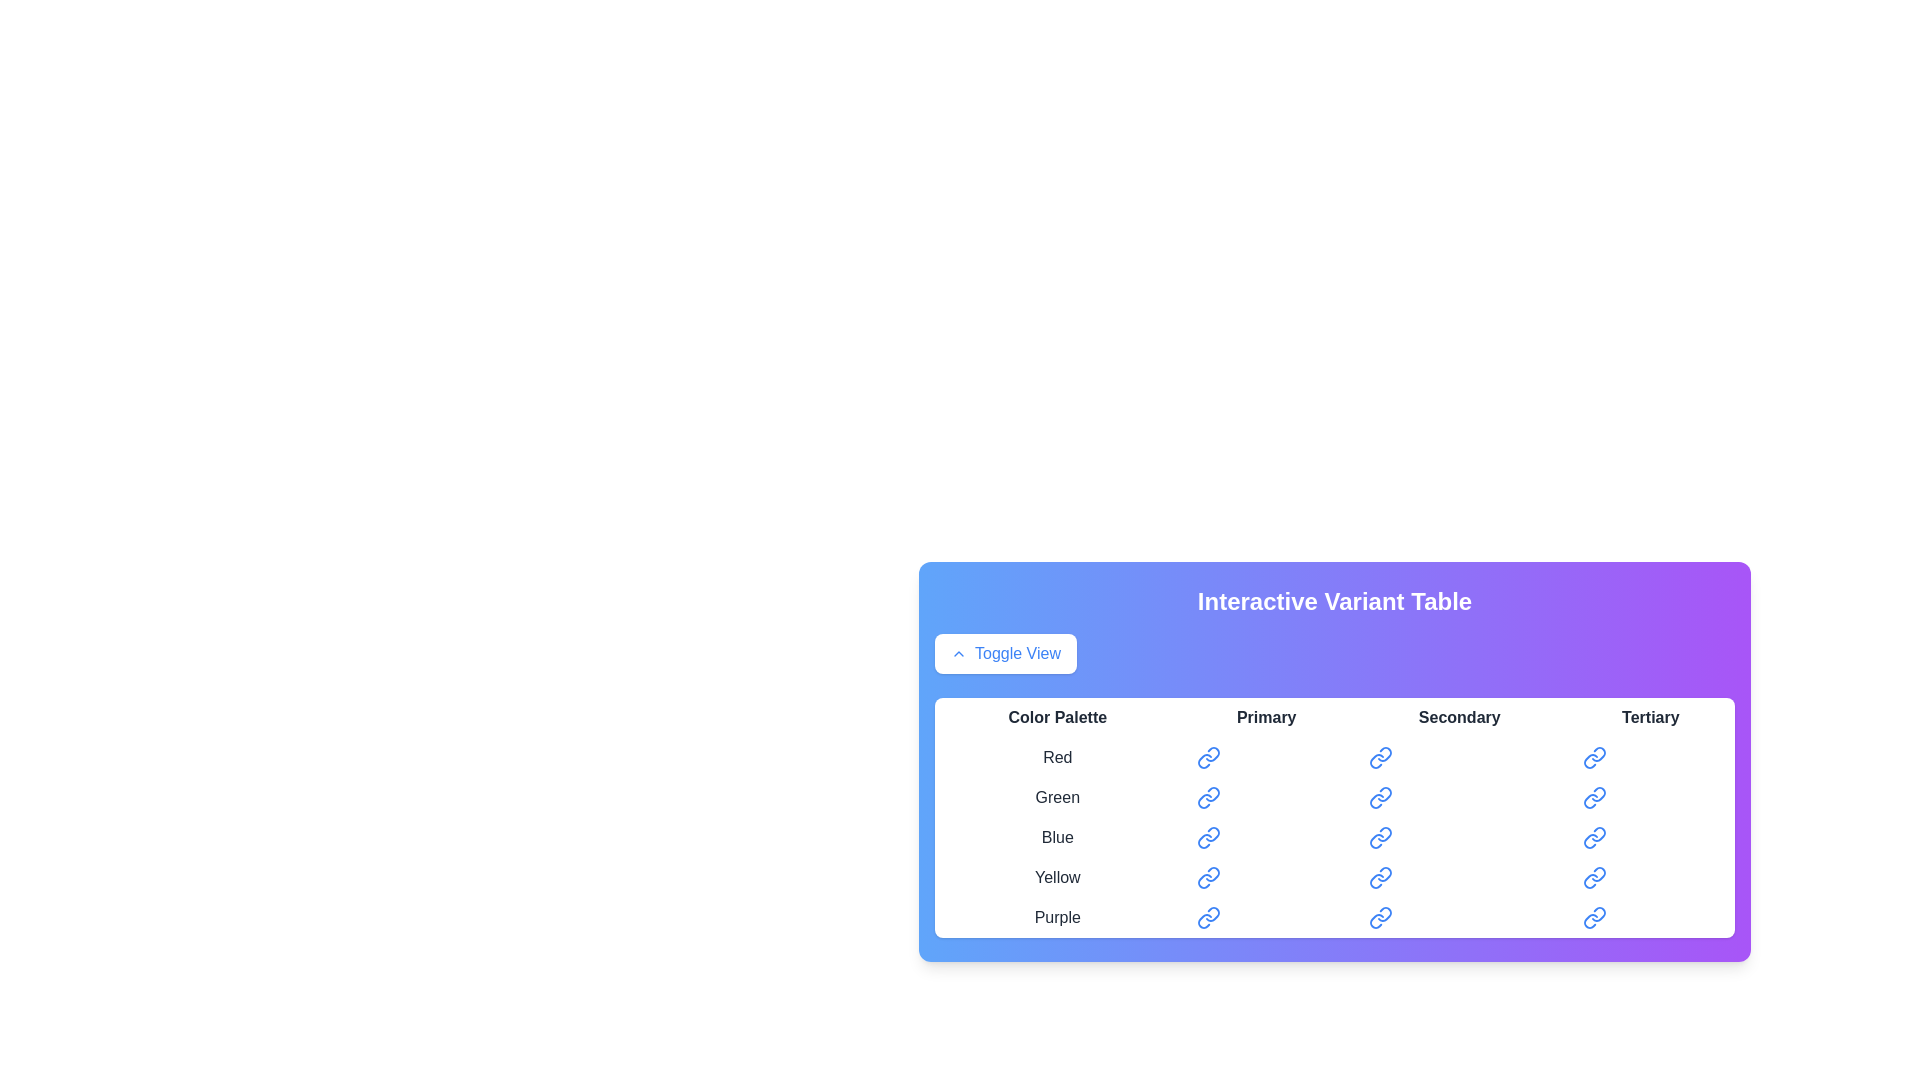  Describe the element at coordinates (1334, 797) in the screenshot. I see `the table row labeled 'Green' which contains the text 'GreenPrimary - GreenSecondary - GreenTertiary - Green'. This row is the second one in the table, positioned between the 'Red' and 'Blue' rows` at that location.